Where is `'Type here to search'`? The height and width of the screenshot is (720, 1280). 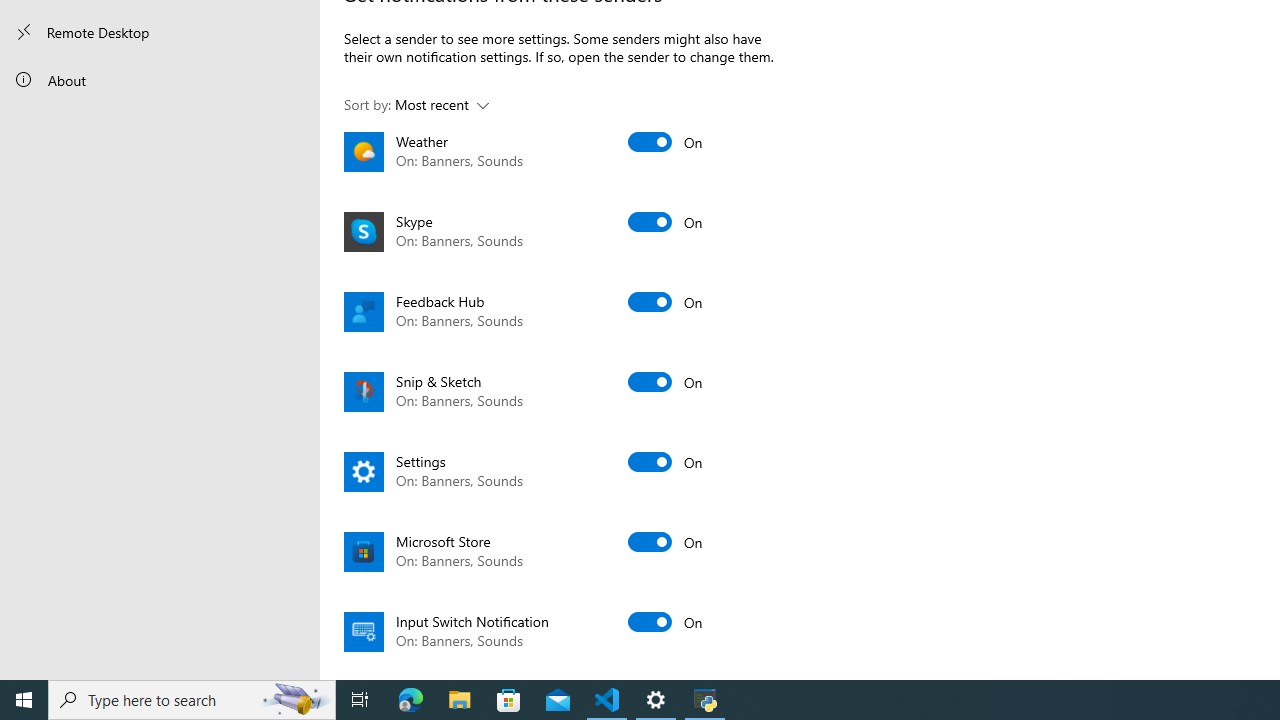 'Type here to search' is located at coordinates (192, 698).